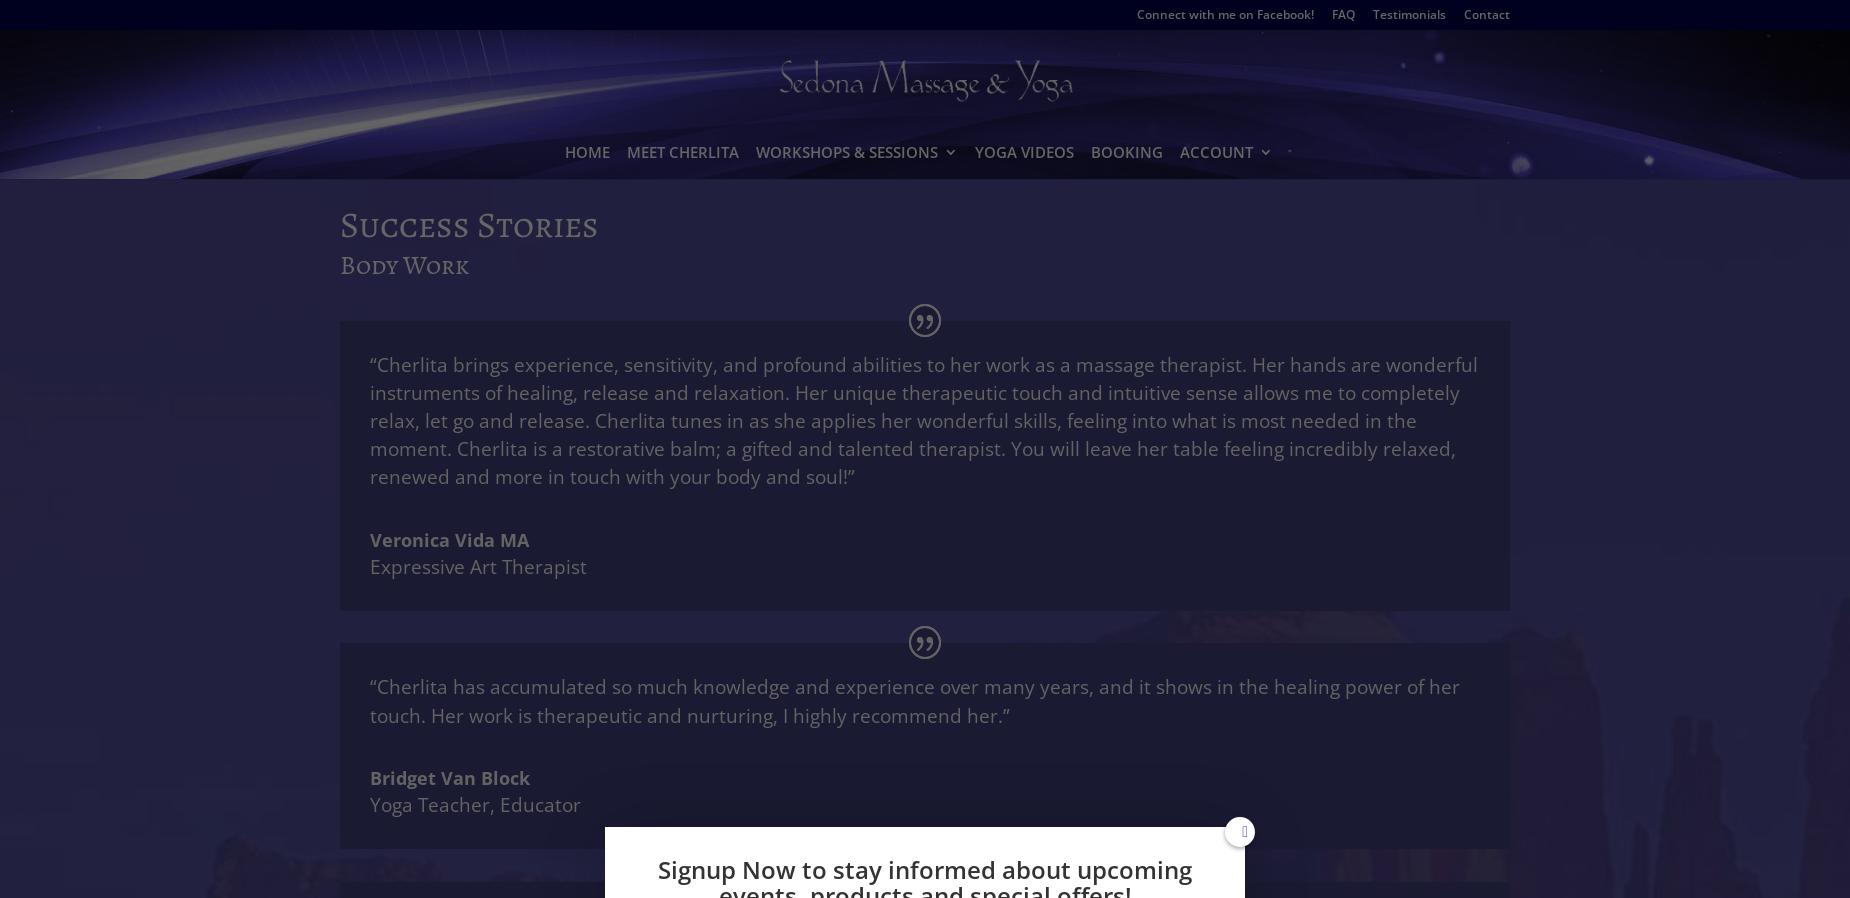 This screenshot has width=1850, height=898. What do you see at coordinates (448, 537) in the screenshot?
I see `'Veronica Vida MA'` at bounding box center [448, 537].